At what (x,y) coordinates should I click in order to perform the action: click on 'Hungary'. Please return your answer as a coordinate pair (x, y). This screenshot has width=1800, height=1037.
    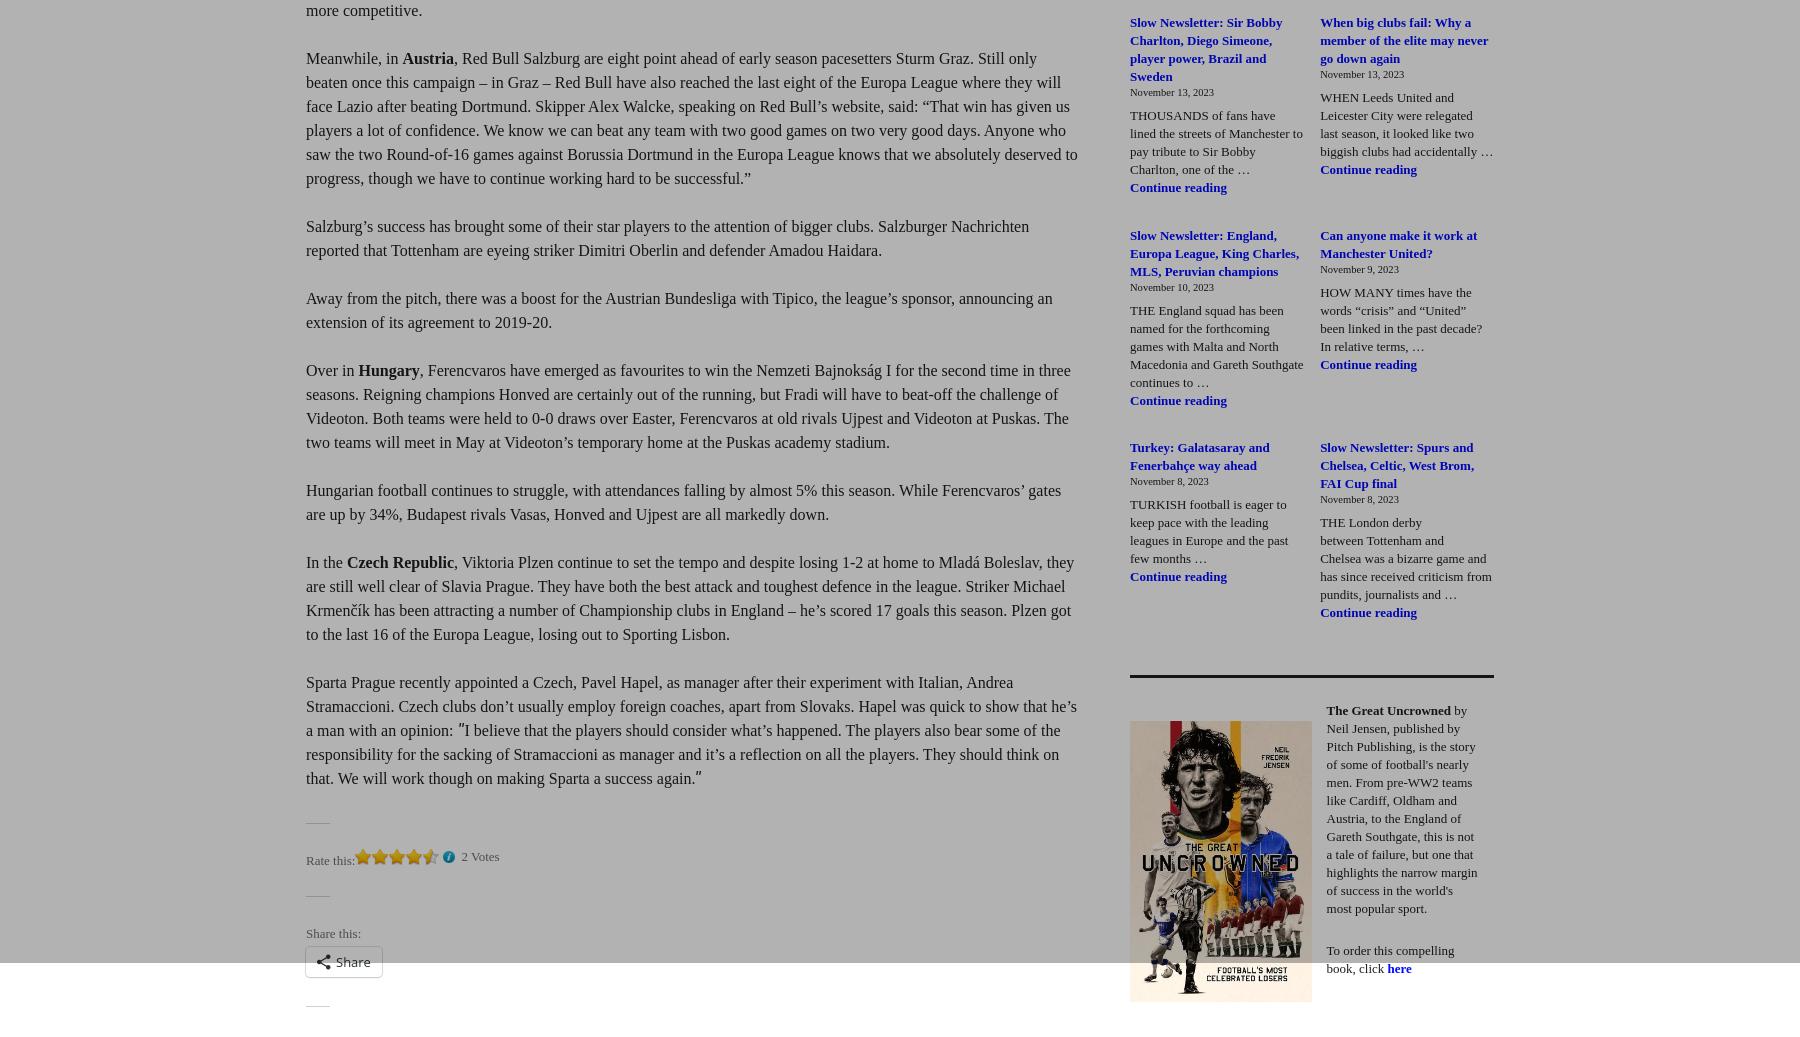
    Looking at the image, I should click on (388, 369).